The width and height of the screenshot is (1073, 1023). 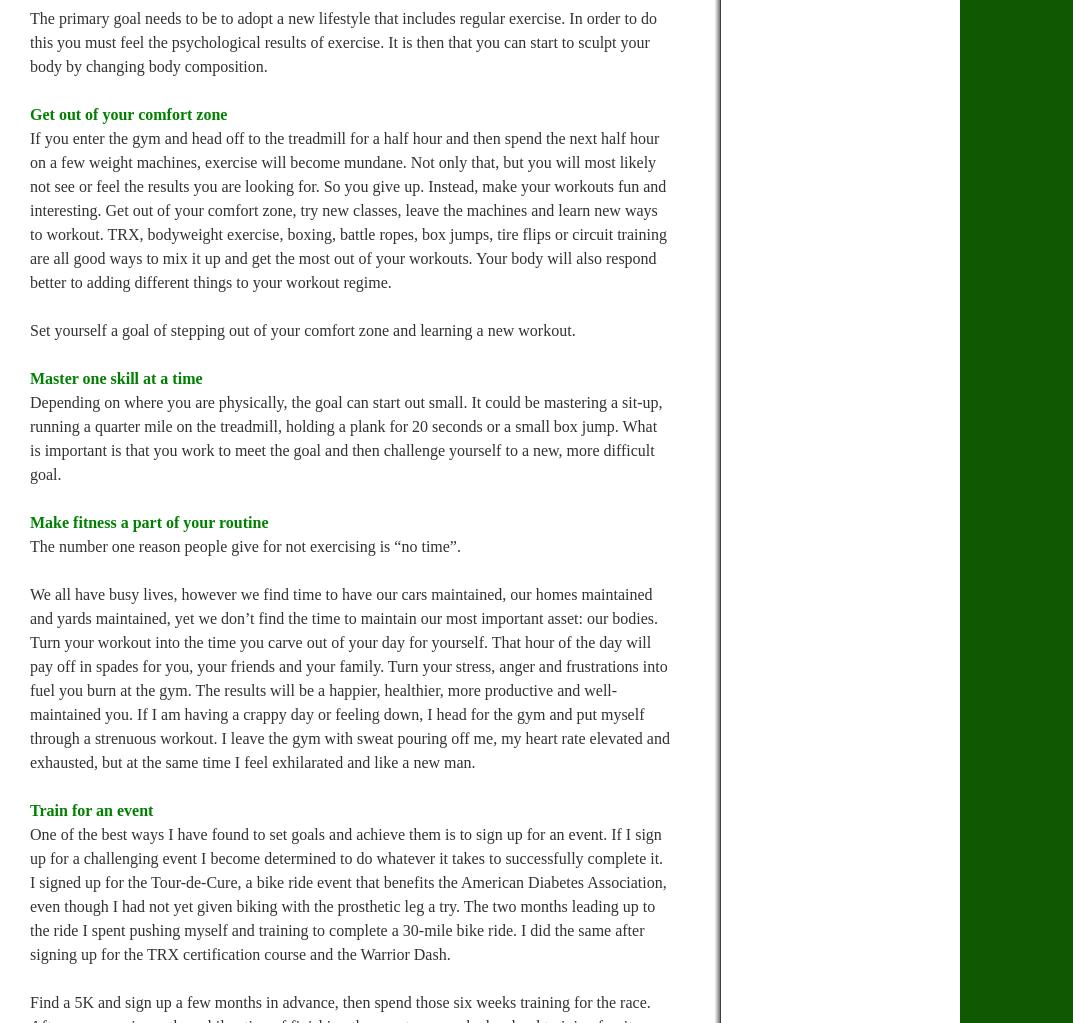 I want to click on 'We all have busy lives, however we find time to have our cars maintained, our homes maintained and yards maintained, yet we don’t find the time to maintain our most important asset: our bodies. Turn your workout into the time you carve out of your day for yourself. That hour of the day will pay off in spades for you, your friends and your family. Turn your stress, anger and frustrations into fuel you burn at the gym. The results will be a happier, healthier, more productive and well-maintained you. If I am having a crappy day or feeling down, I head for the gym and put myself through a strenuous workout. I leave the gym with sweat pouring off me, my heart rate elevated and exhausted, but at the same time I feel exhilarated and like a new man.', so click(x=349, y=677).